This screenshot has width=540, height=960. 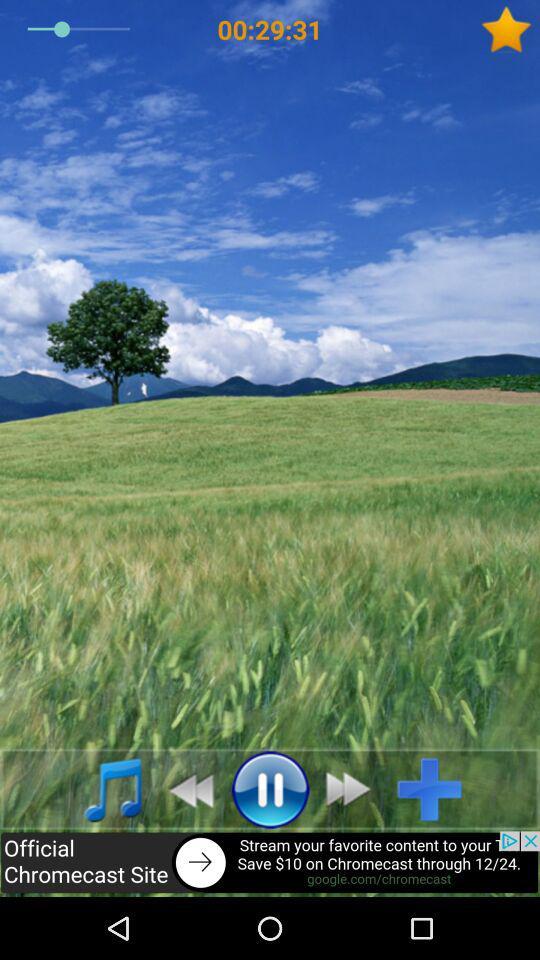 I want to click on increase, so click(x=436, y=789).